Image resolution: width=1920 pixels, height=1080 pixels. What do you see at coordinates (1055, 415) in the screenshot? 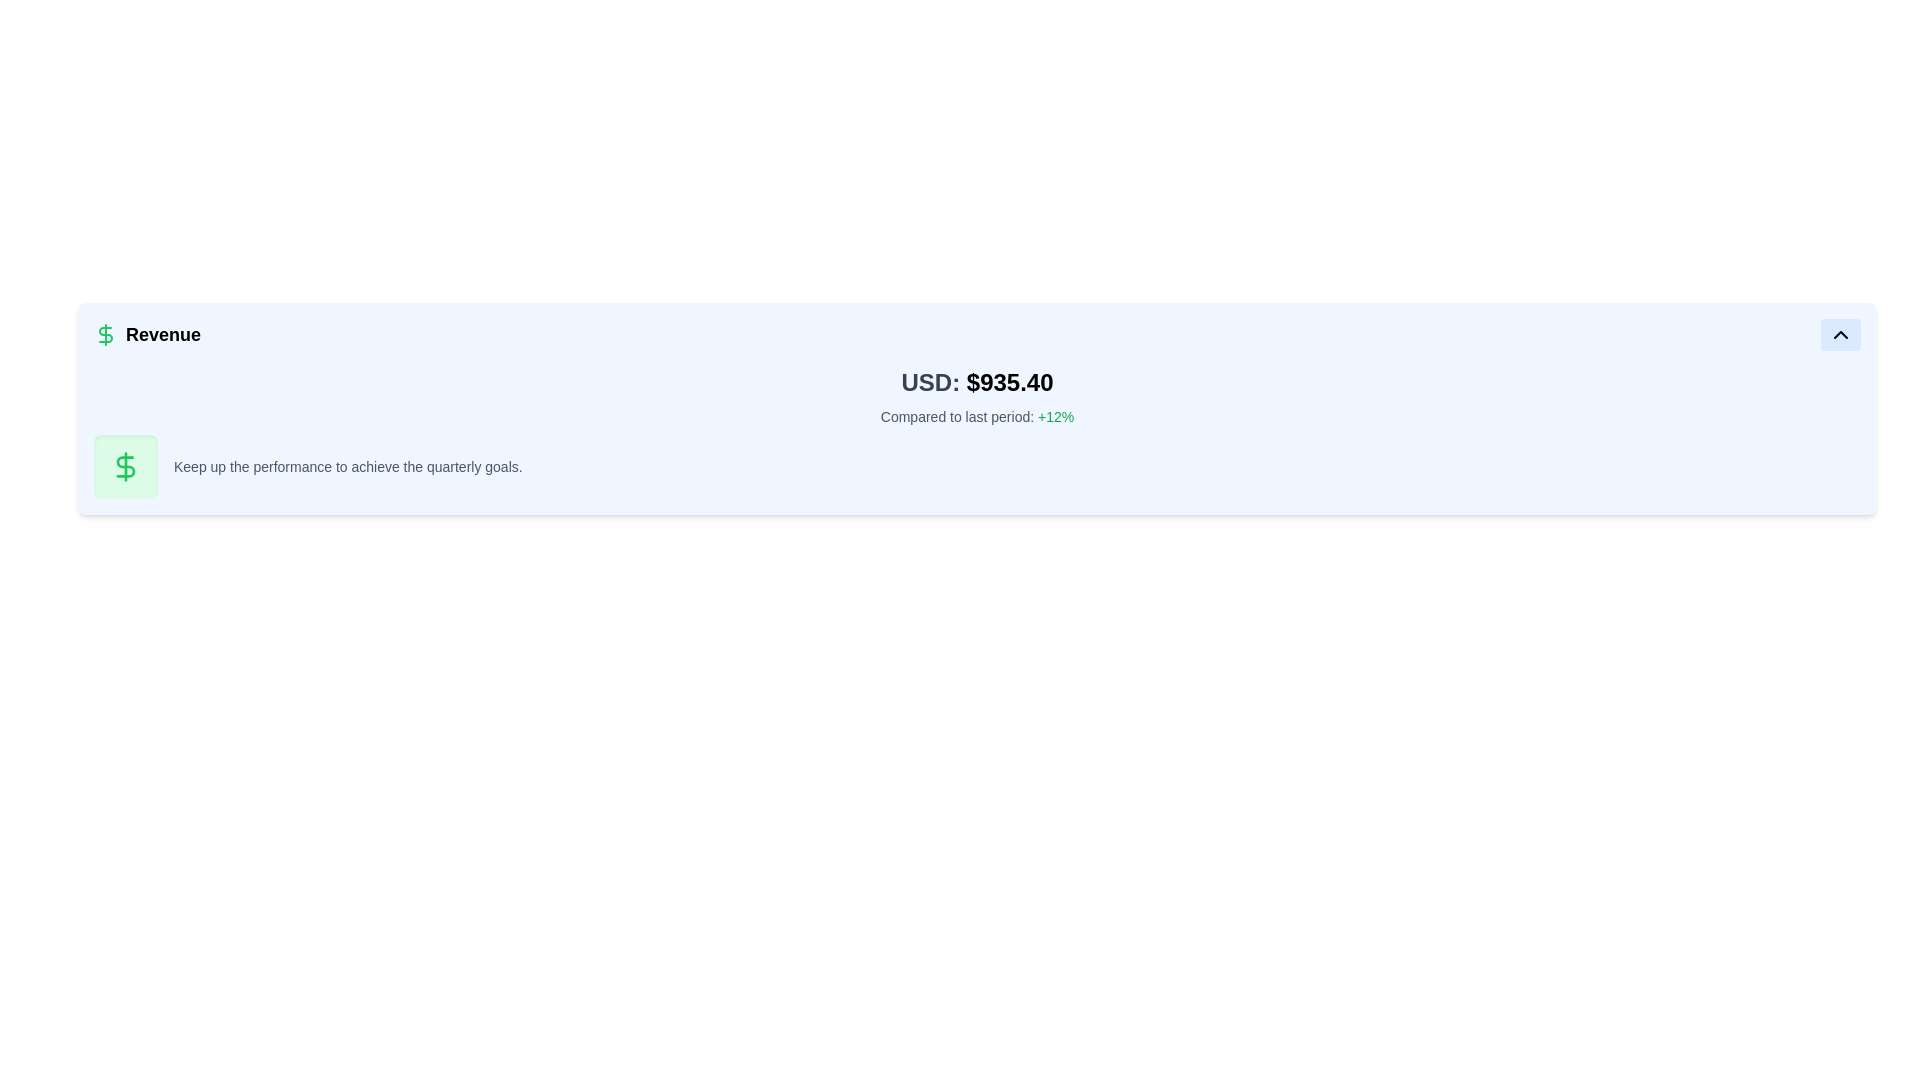
I see `the green percentage text '+12%' which is part of the sentence 'Compared to last period: +12%', located below the heading 'USD: $935.40'` at bounding box center [1055, 415].